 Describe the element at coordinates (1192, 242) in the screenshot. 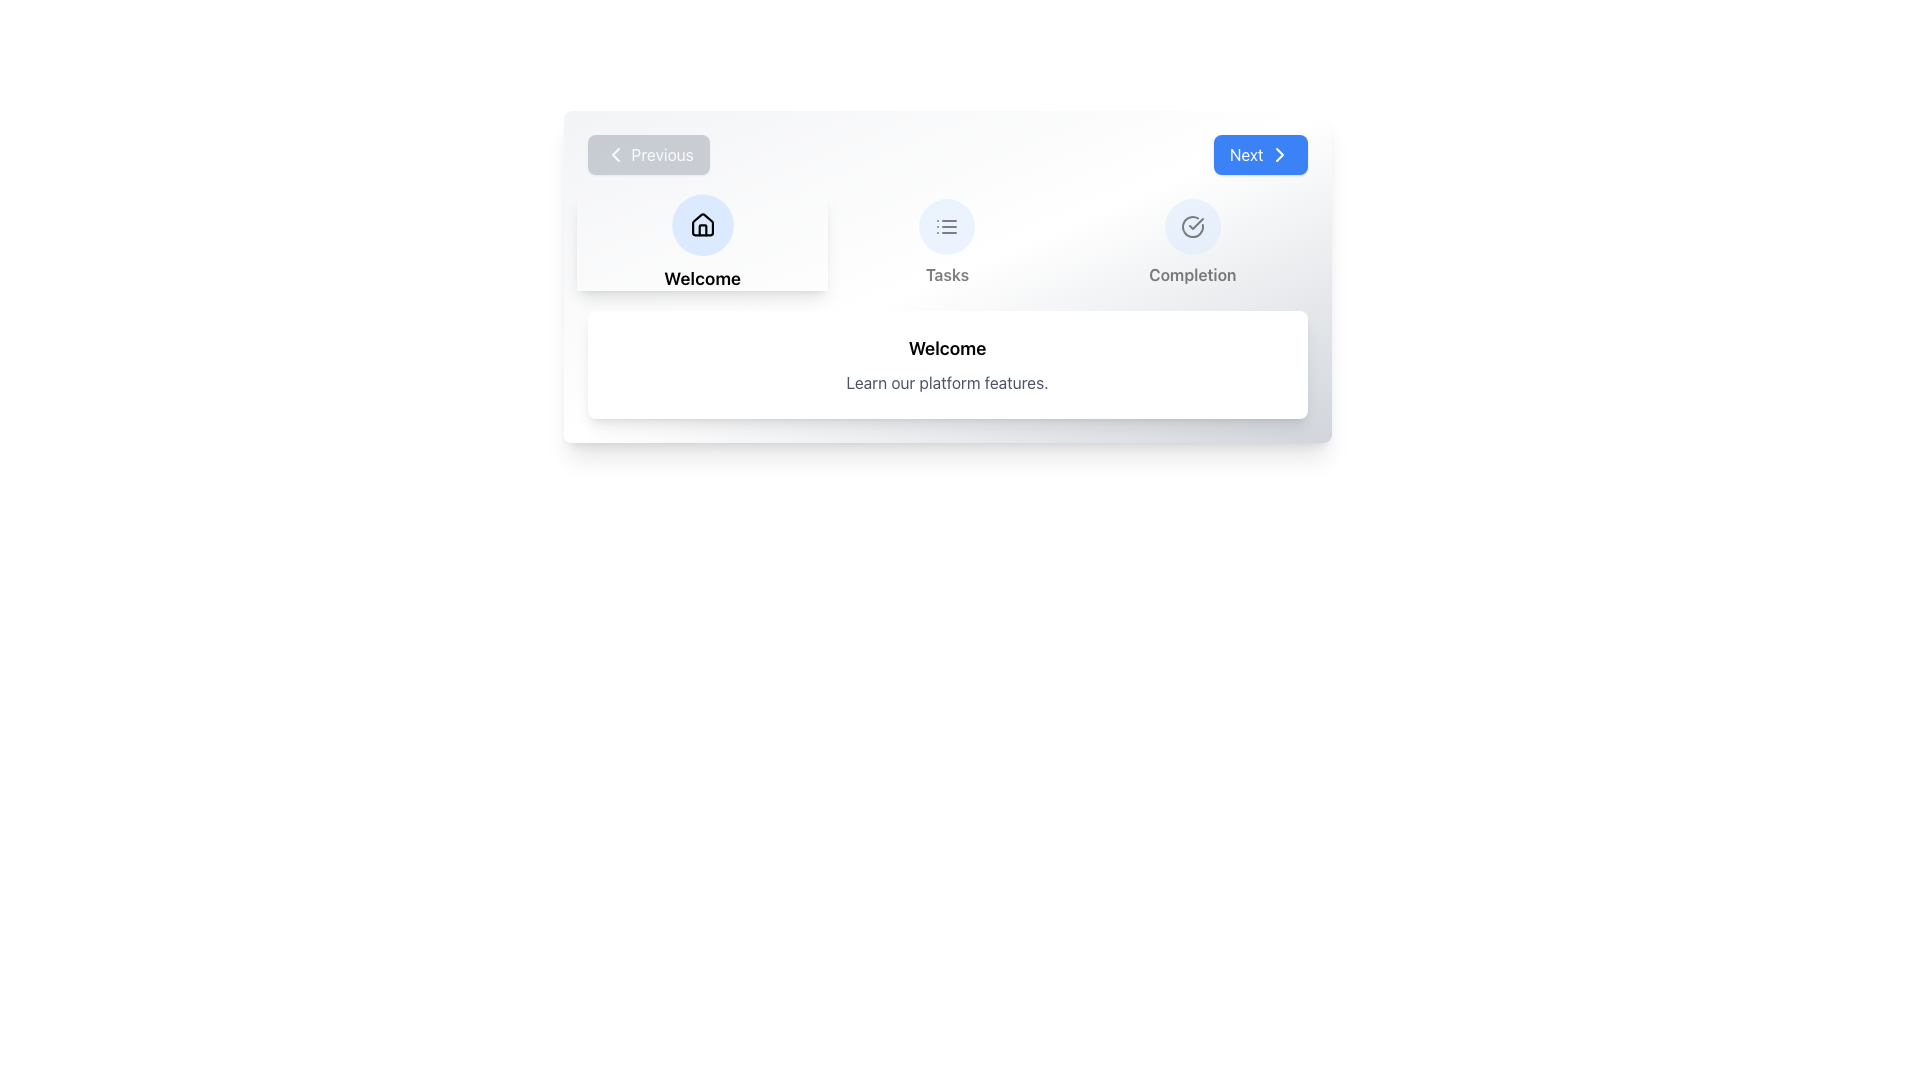

I see `the 'Completion' icon-label pair, which features a check circle icon on a blue background` at that location.